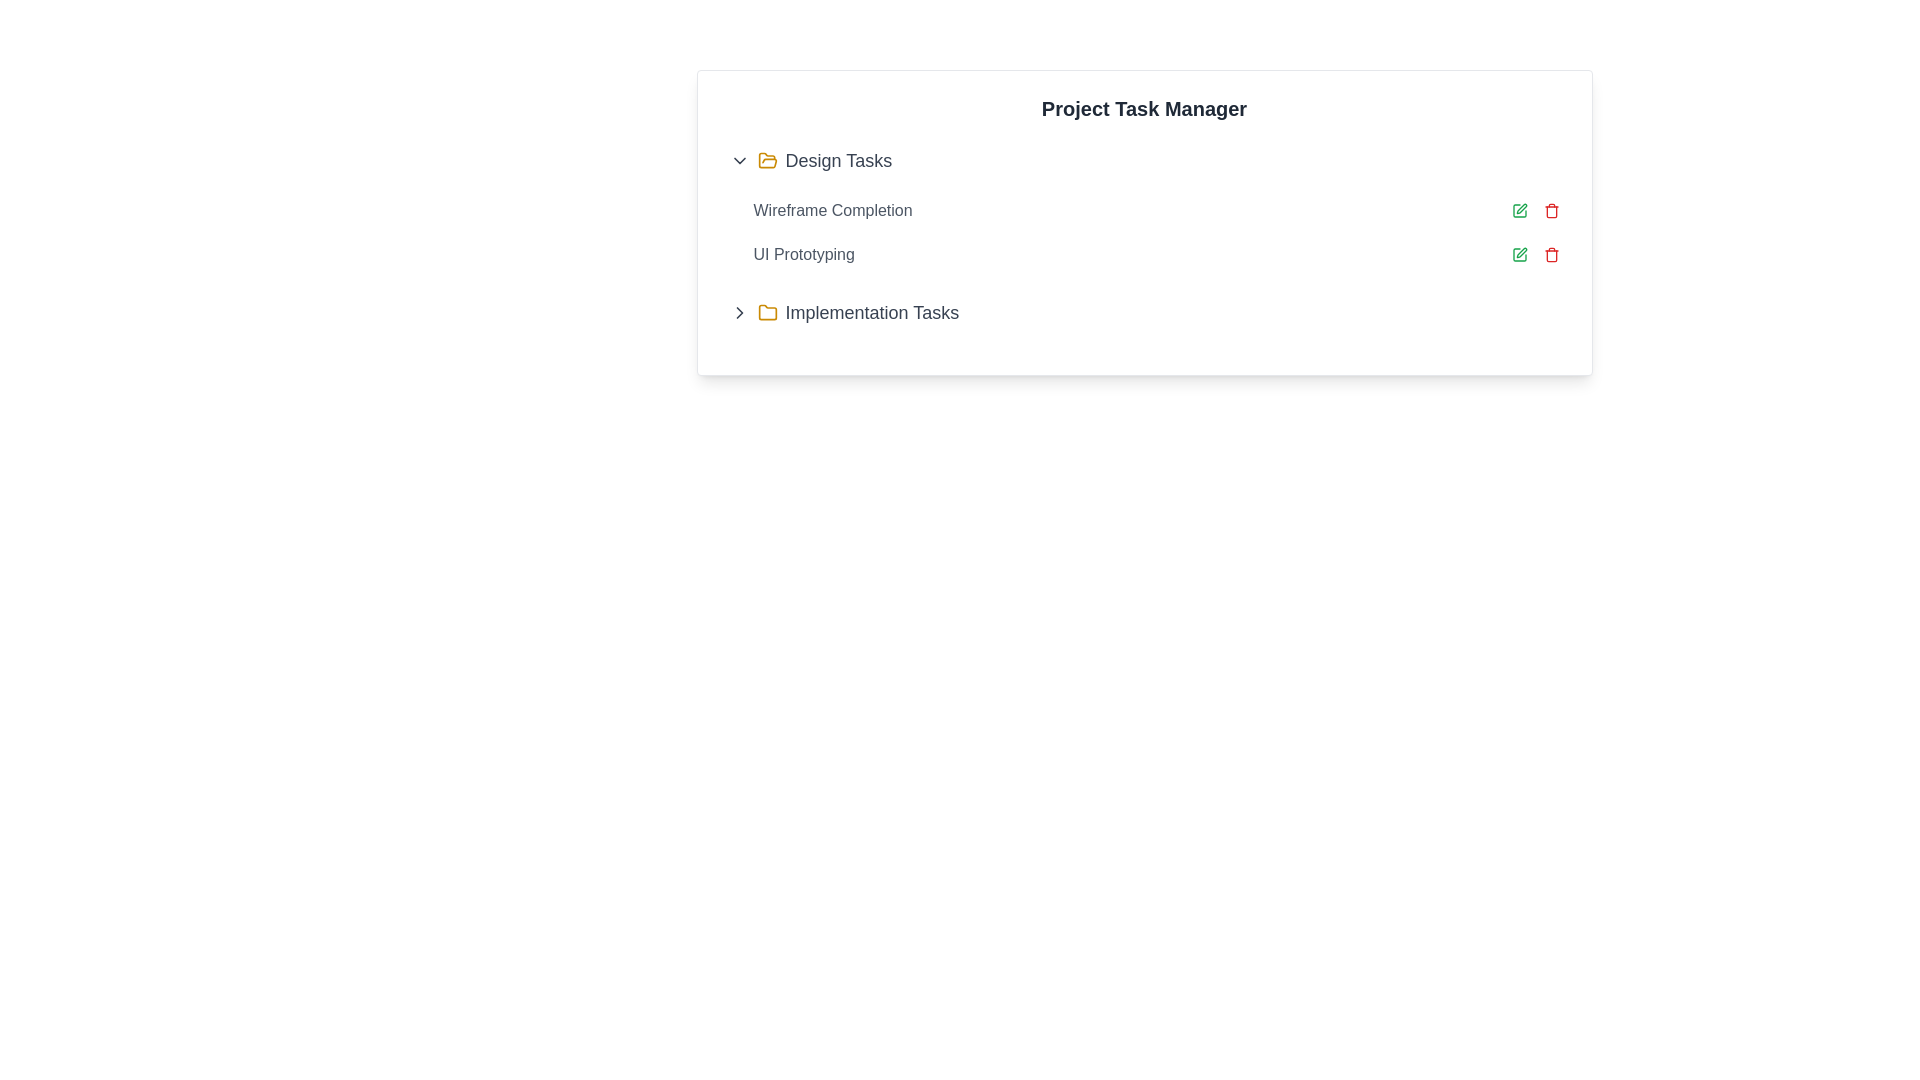  What do you see at coordinates (1156, 253) in the screenshot?
I see `the task titled 'UI Prototyping'` at bounding box center [1156, 253].